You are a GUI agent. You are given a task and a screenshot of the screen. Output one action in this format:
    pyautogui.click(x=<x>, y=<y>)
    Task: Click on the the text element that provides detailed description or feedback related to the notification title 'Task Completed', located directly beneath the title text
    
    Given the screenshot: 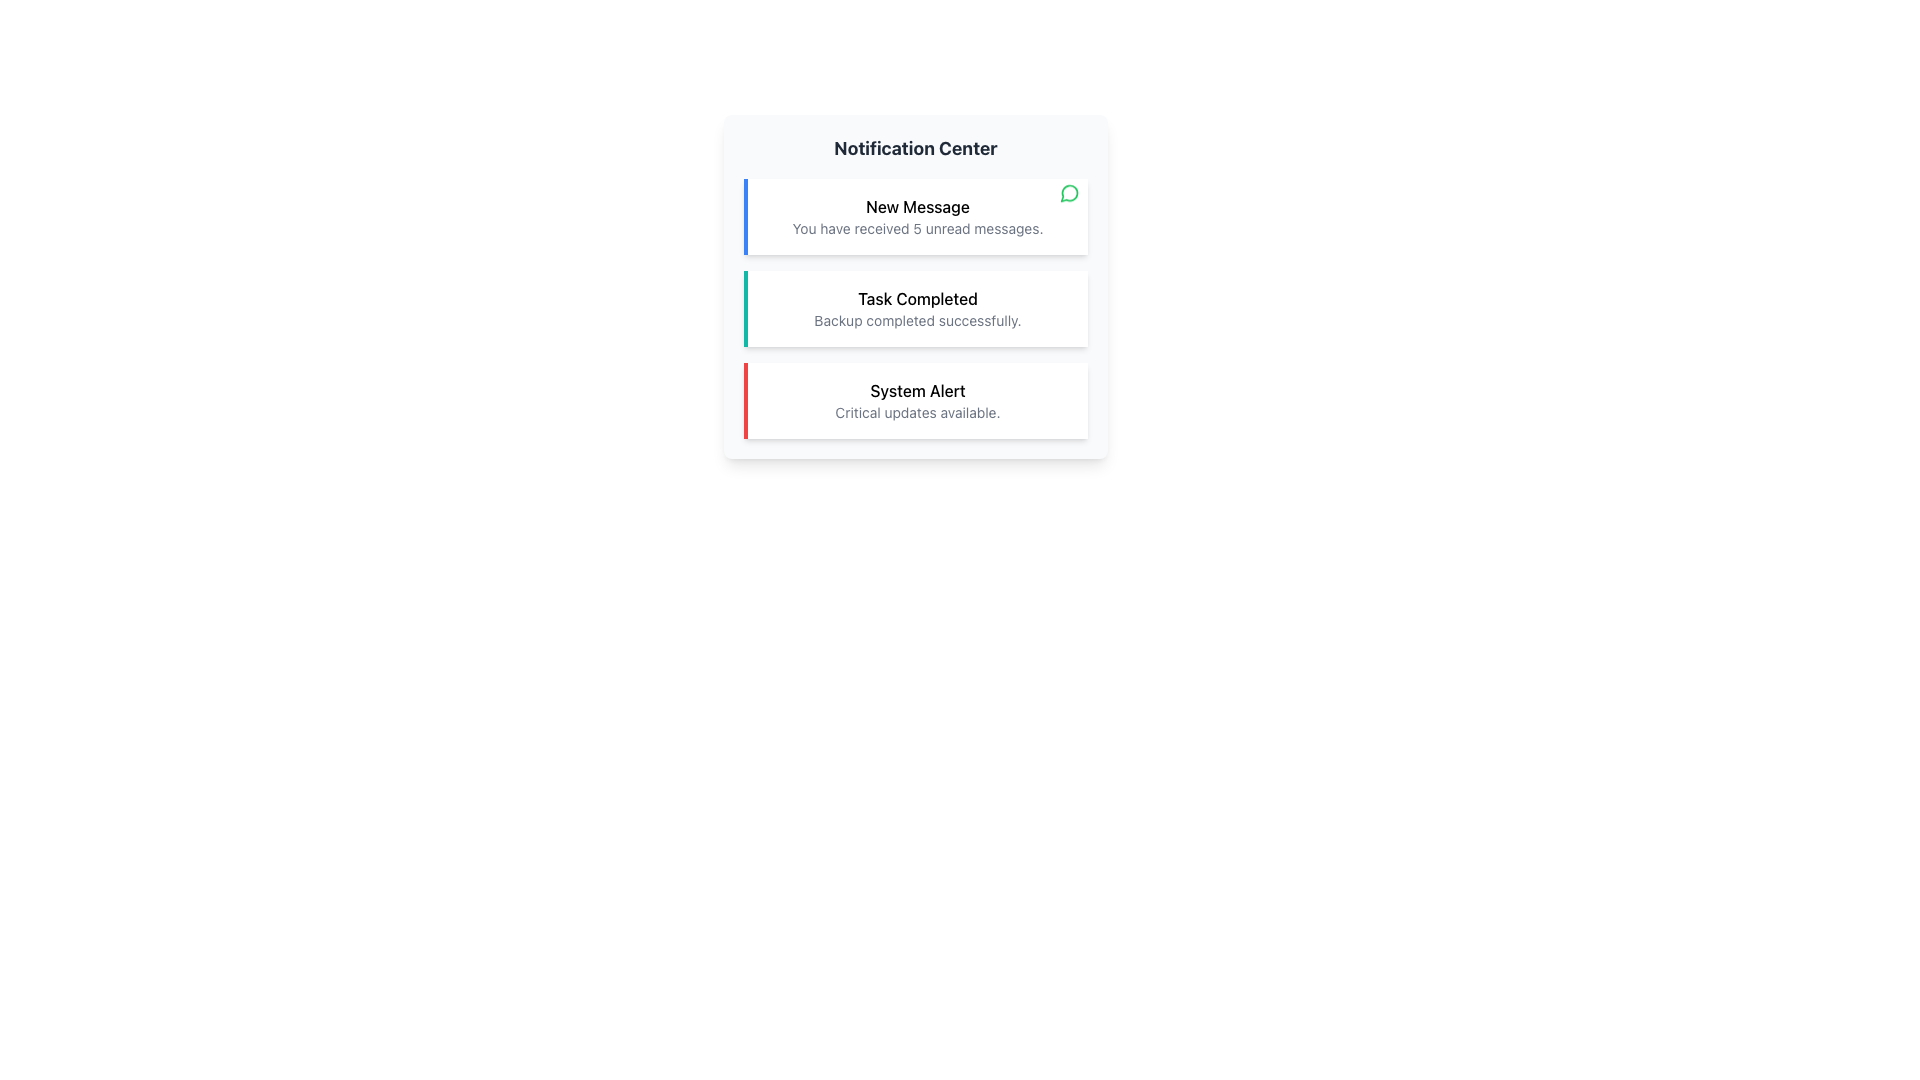 What is the action you would take?
    pyautogui.click(x=916, y=319)
    